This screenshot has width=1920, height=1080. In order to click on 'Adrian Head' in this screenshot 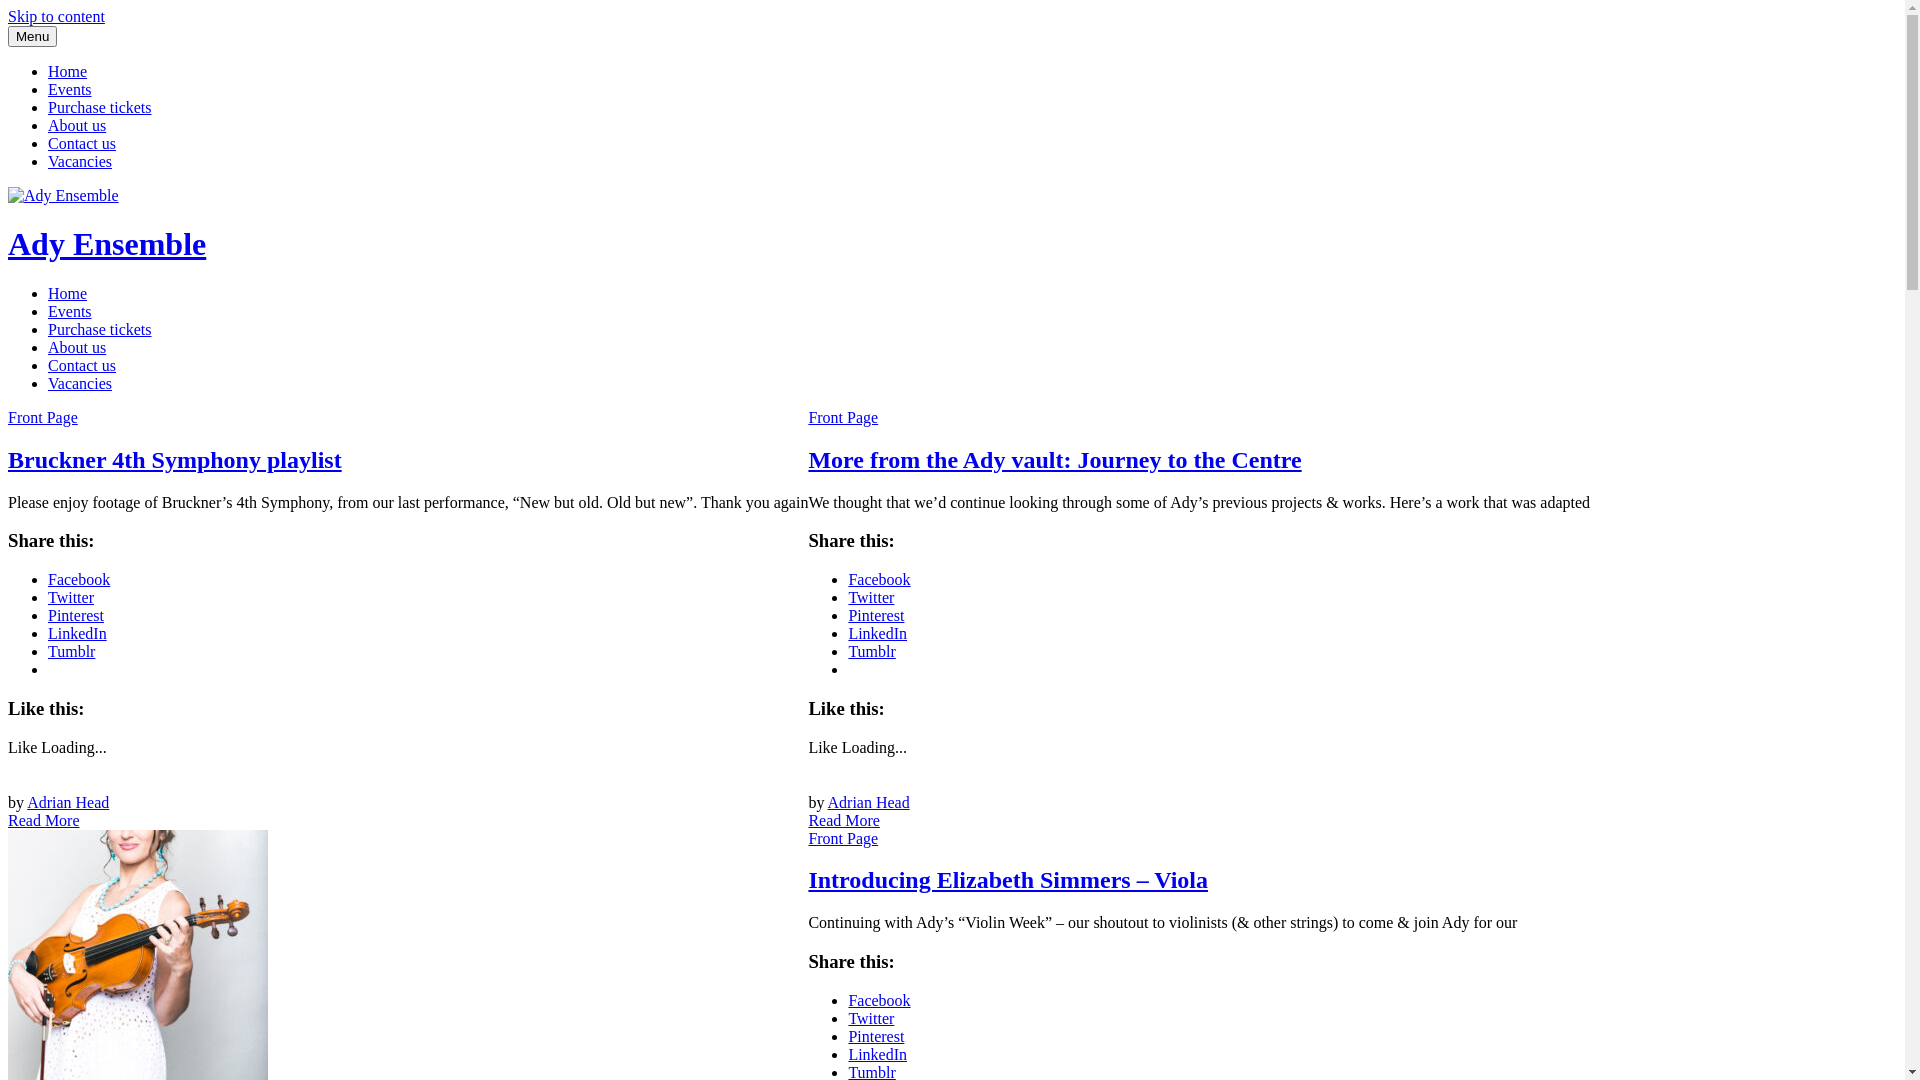, I will do `click(868, 801)`.